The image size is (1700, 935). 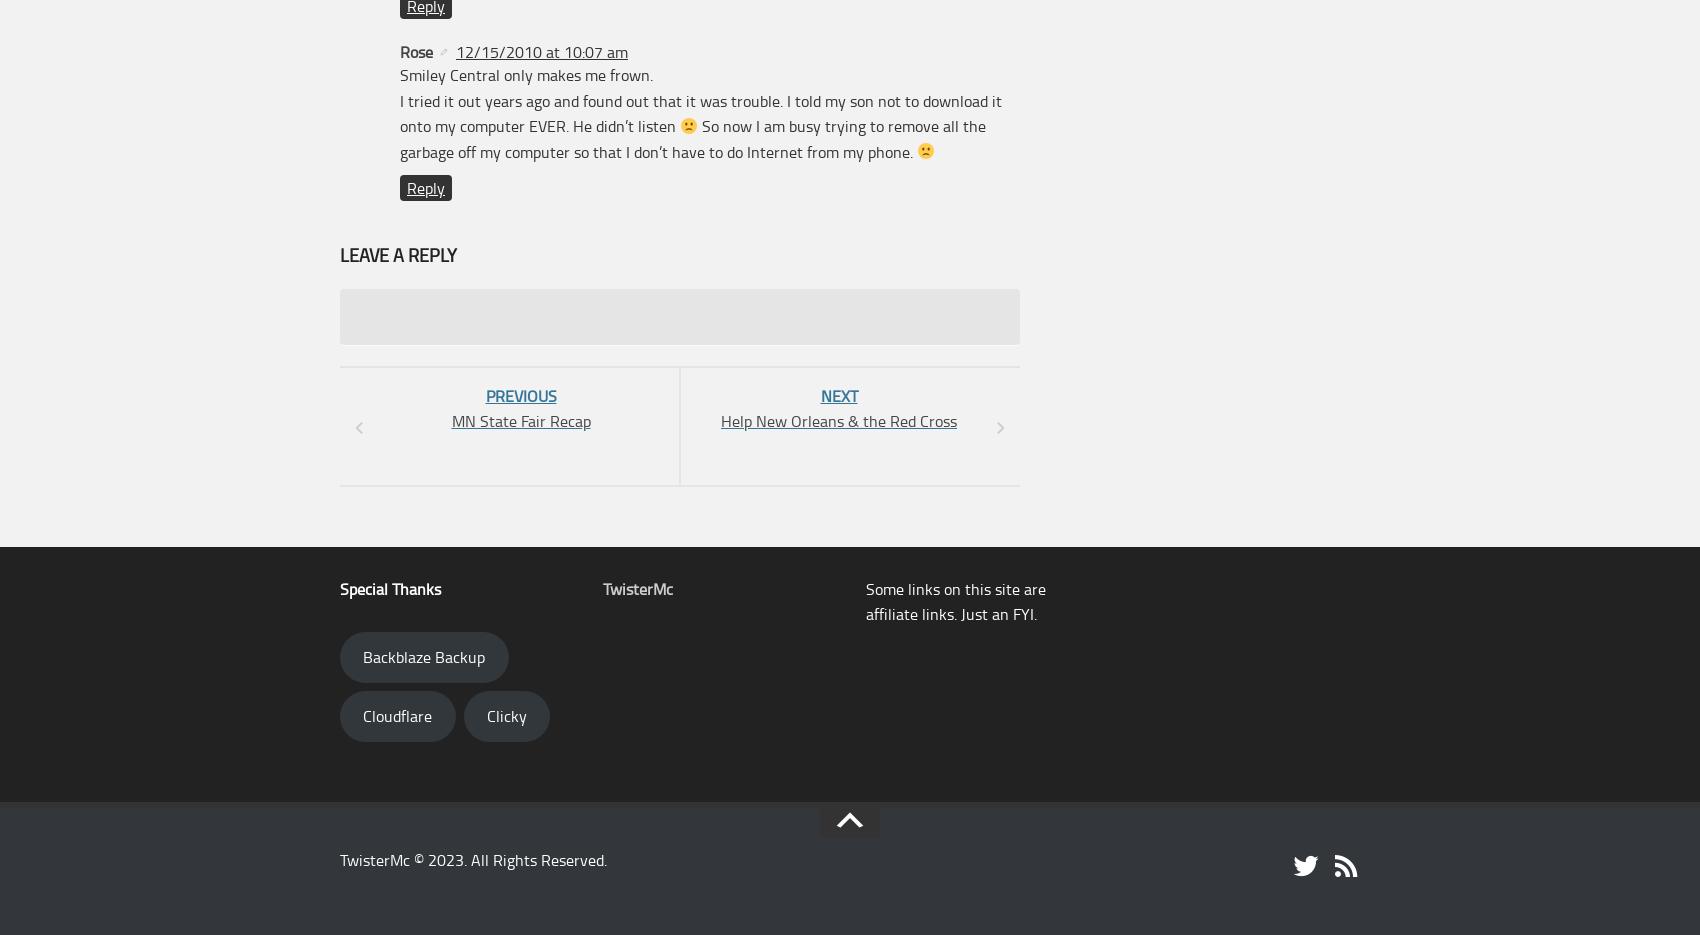 What do you see at coordinates (701, 112) in the screenshot?
I see `'I tried it out years ago and found out that it was trouble. I told my son not to download it onto my computer EVER. He didn’t listen'` at bounding box center [701, 112].